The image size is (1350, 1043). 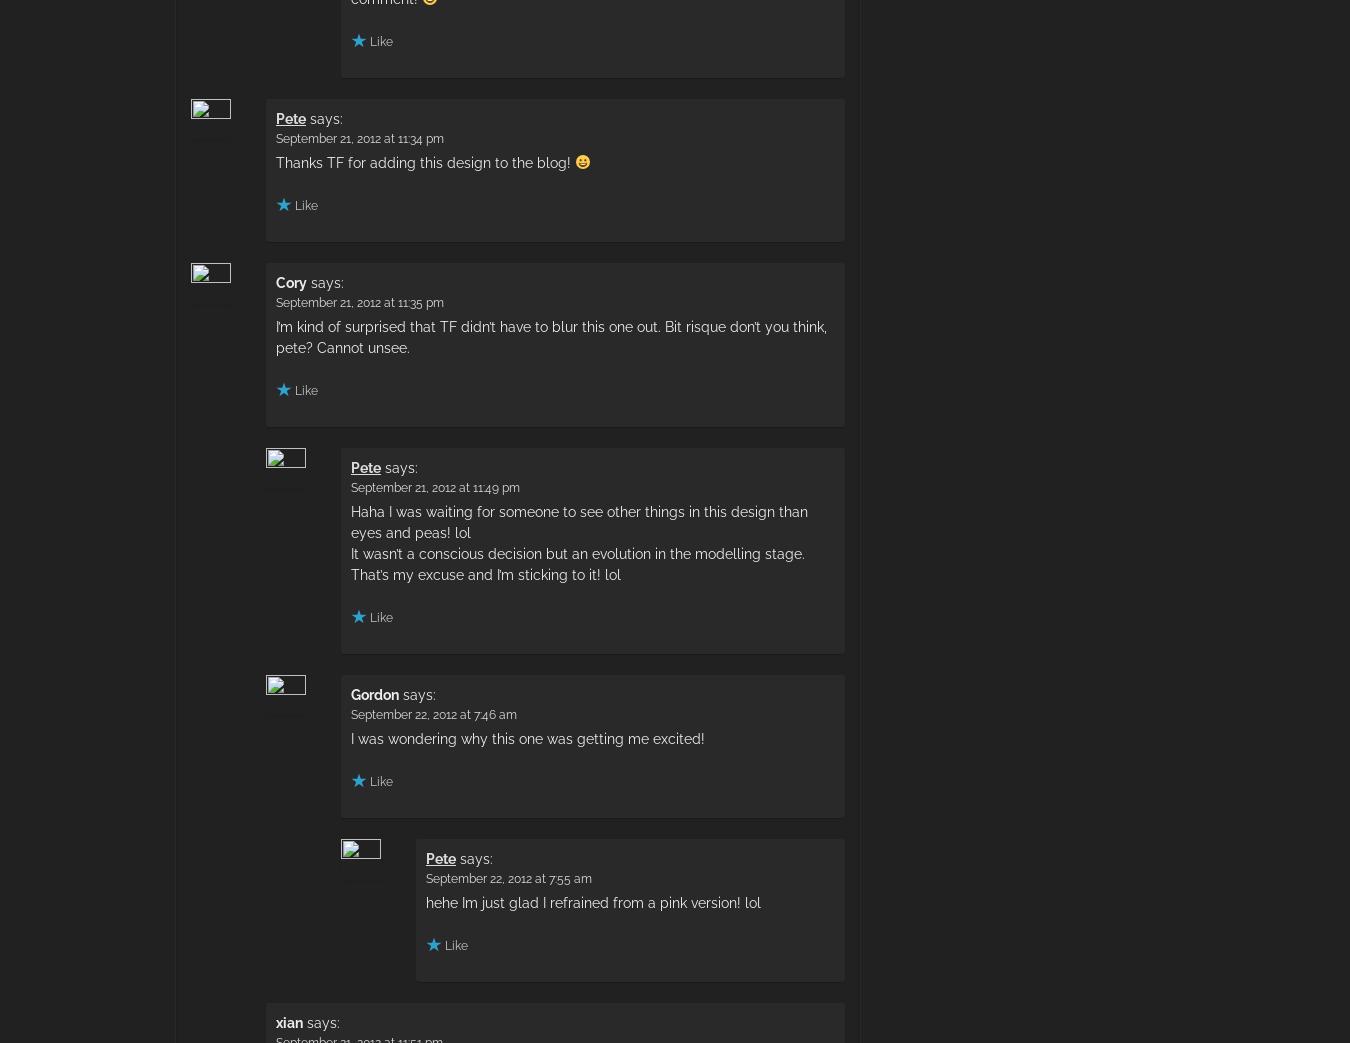 What do you see at coordinates (507, 877) in the screenshot?
I see `'September 22, 2012 at 7:55 am'` at bounding box center [507, 877].